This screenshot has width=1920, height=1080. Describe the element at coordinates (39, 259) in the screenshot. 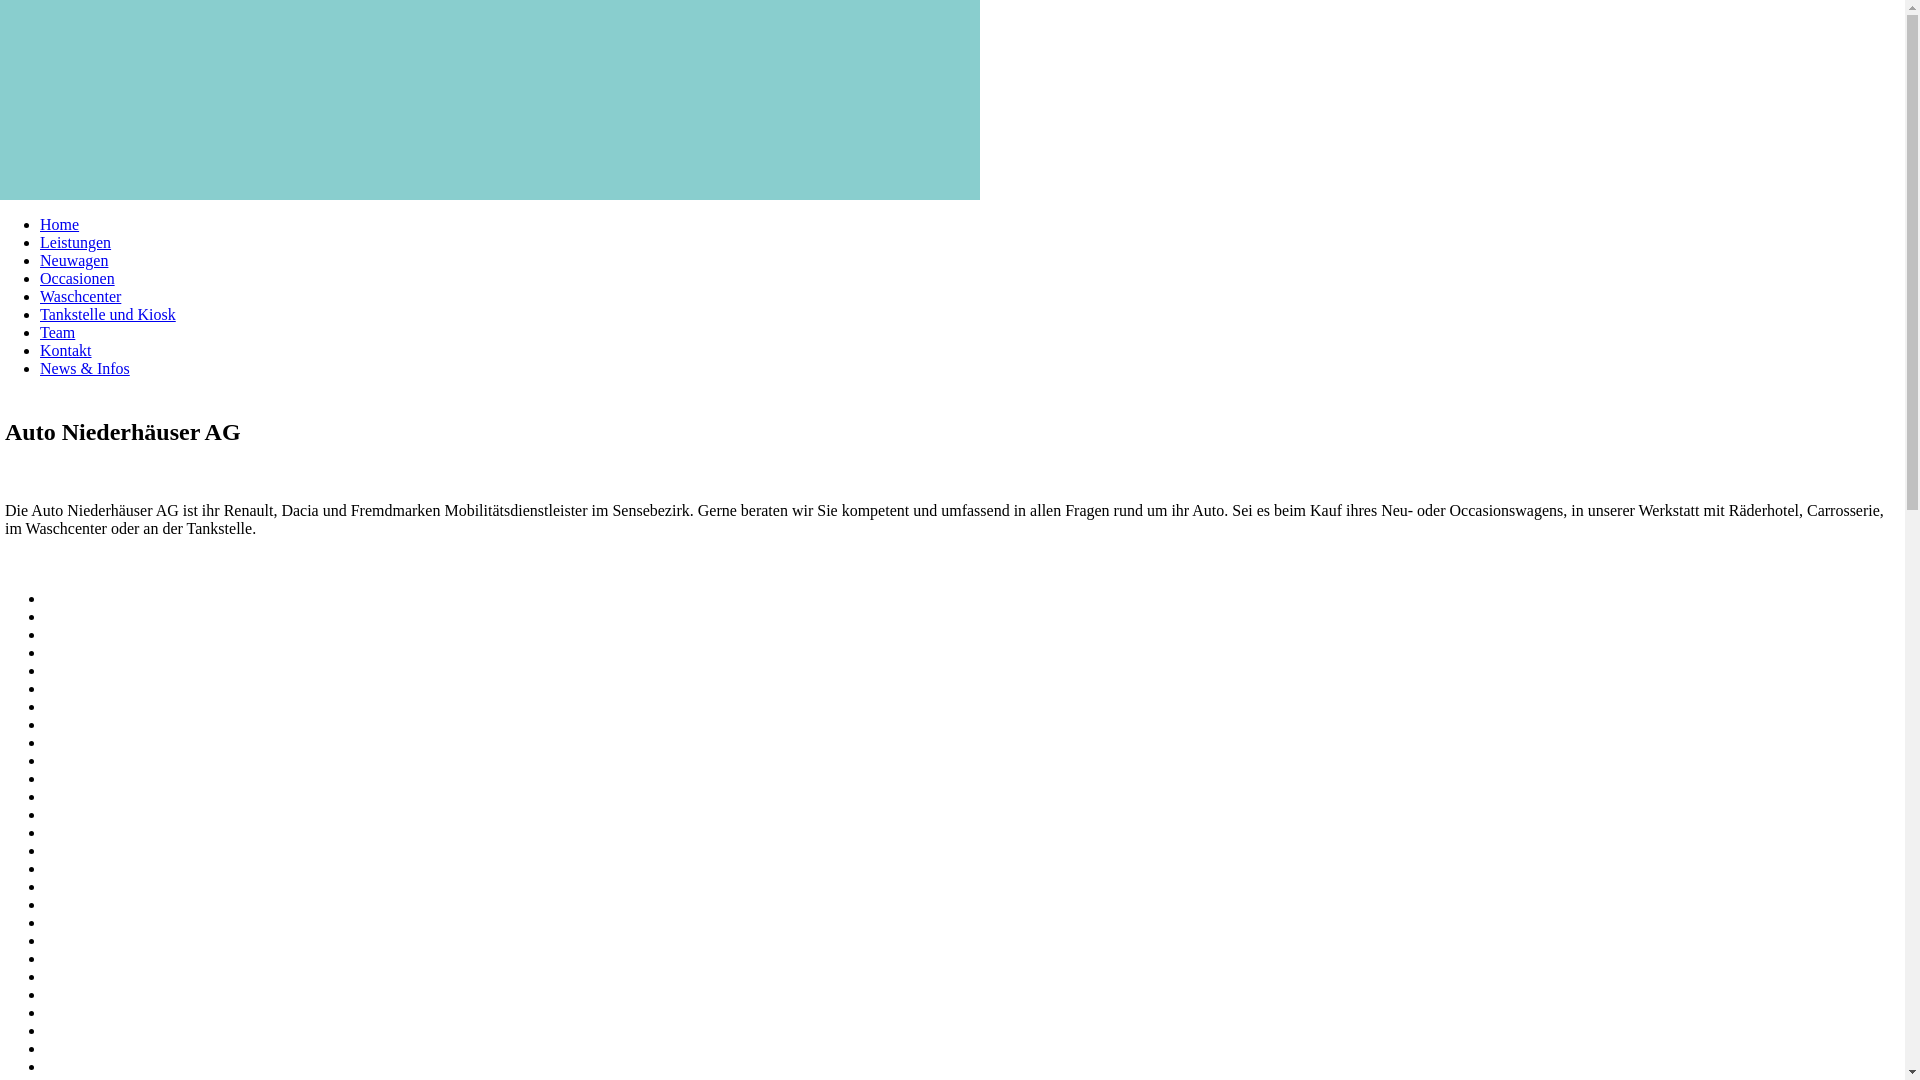

I see `'Neuwagen'` at that location.